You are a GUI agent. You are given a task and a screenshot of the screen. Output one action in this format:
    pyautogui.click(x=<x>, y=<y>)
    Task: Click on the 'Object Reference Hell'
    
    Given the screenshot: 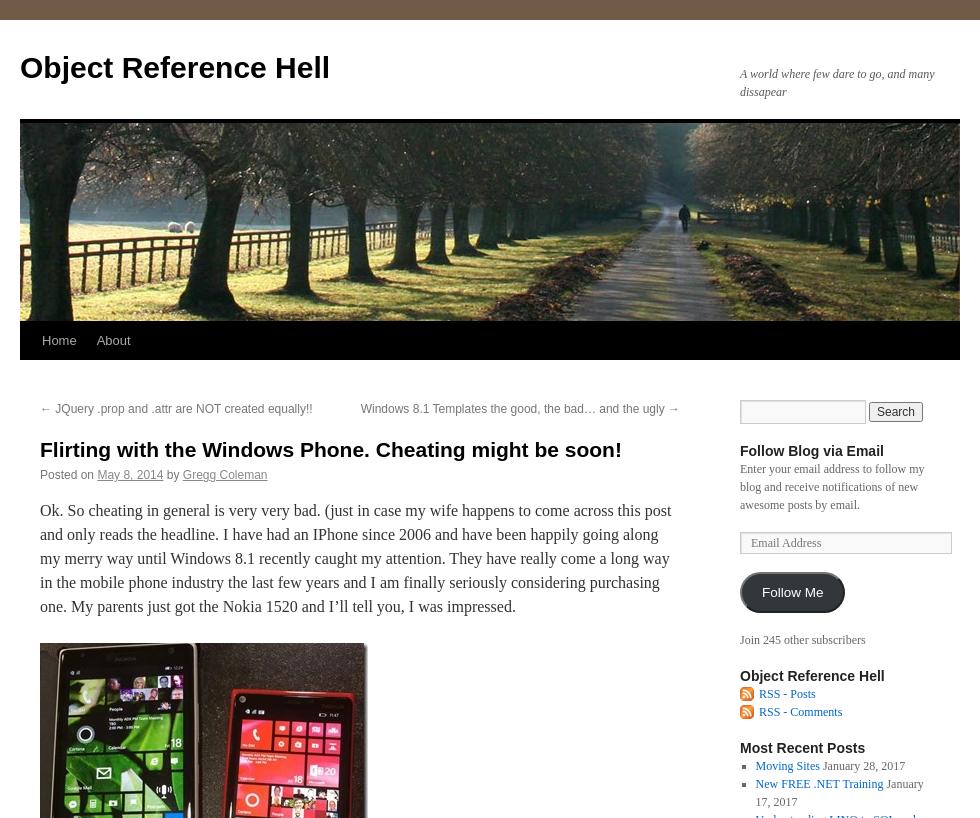 What is the action you would take?
    pyautogui.click(x=812, y=675)
    